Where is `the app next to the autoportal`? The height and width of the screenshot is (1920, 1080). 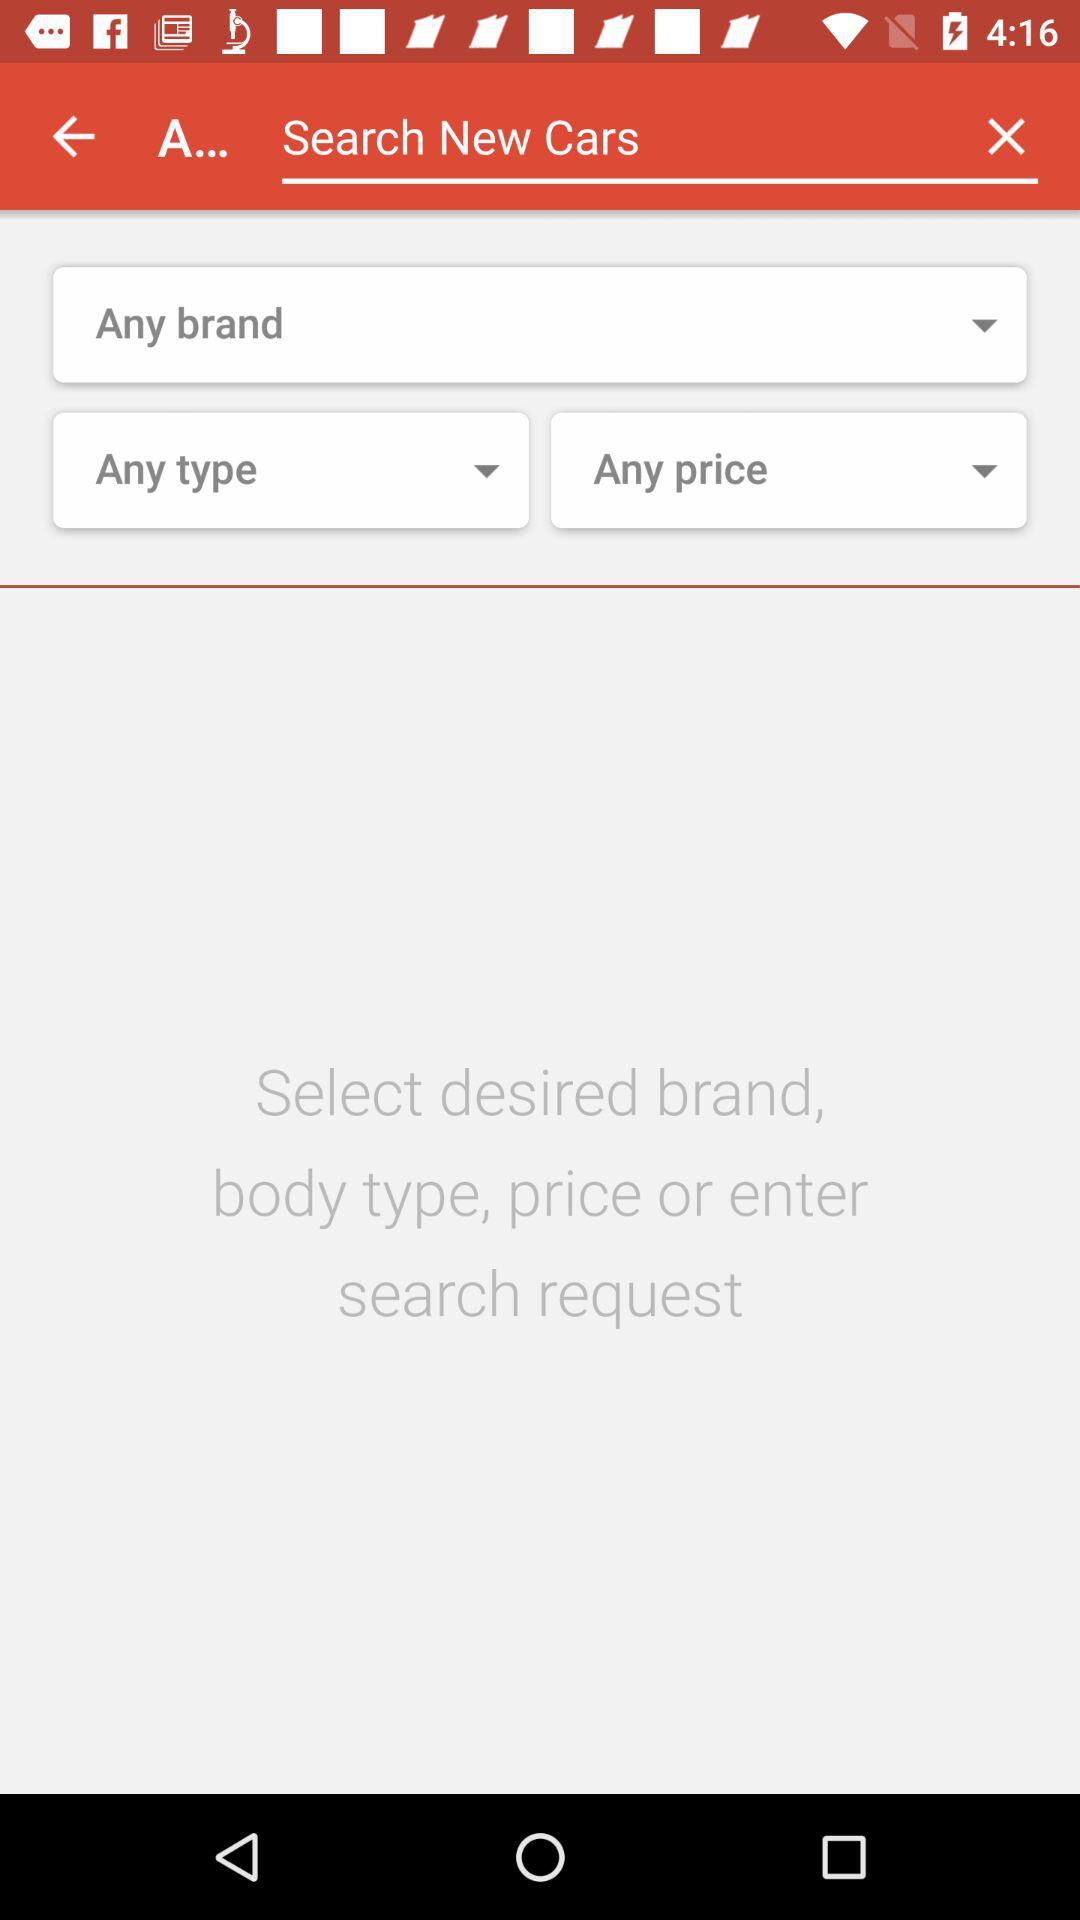
the app next to the autoportal is located at coordinates (606, 135).